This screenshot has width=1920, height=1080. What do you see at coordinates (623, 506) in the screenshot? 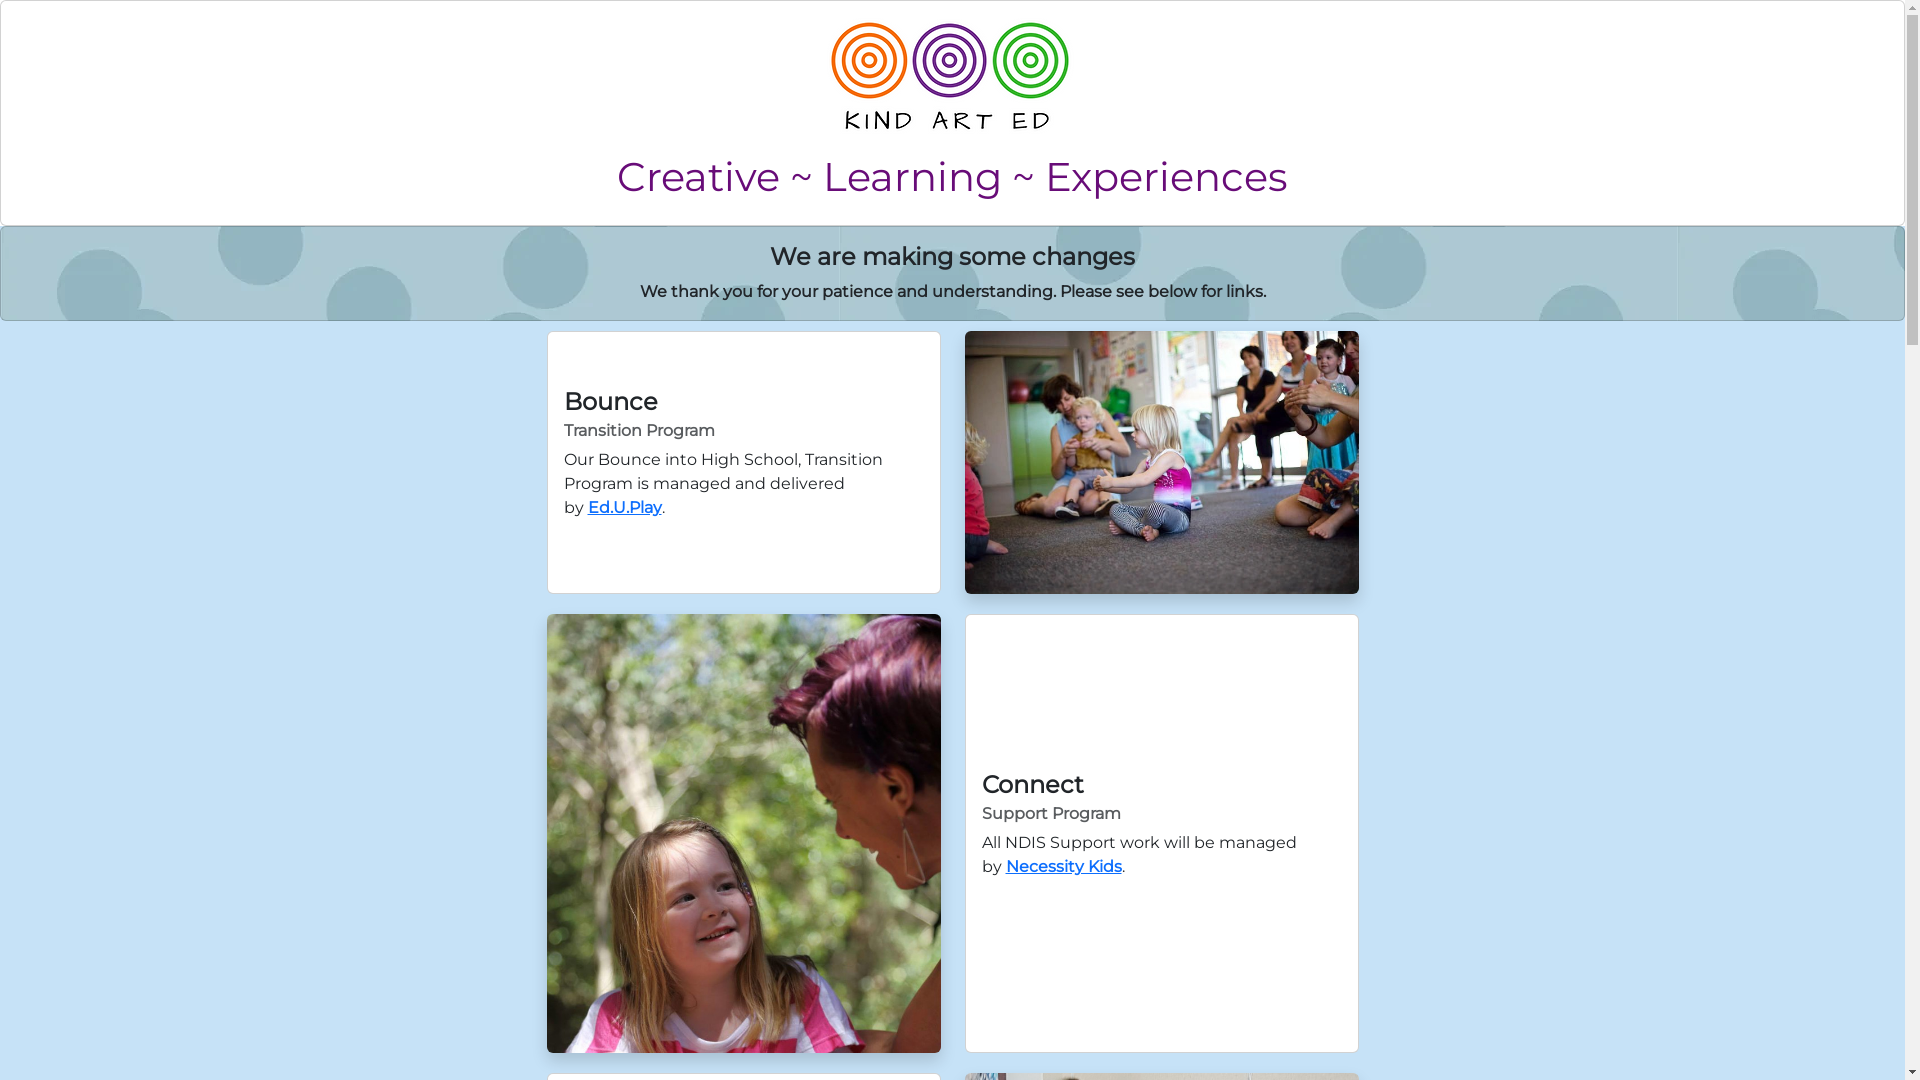
I see `'Ed.U.Play'` at bounding box center [623, 506].